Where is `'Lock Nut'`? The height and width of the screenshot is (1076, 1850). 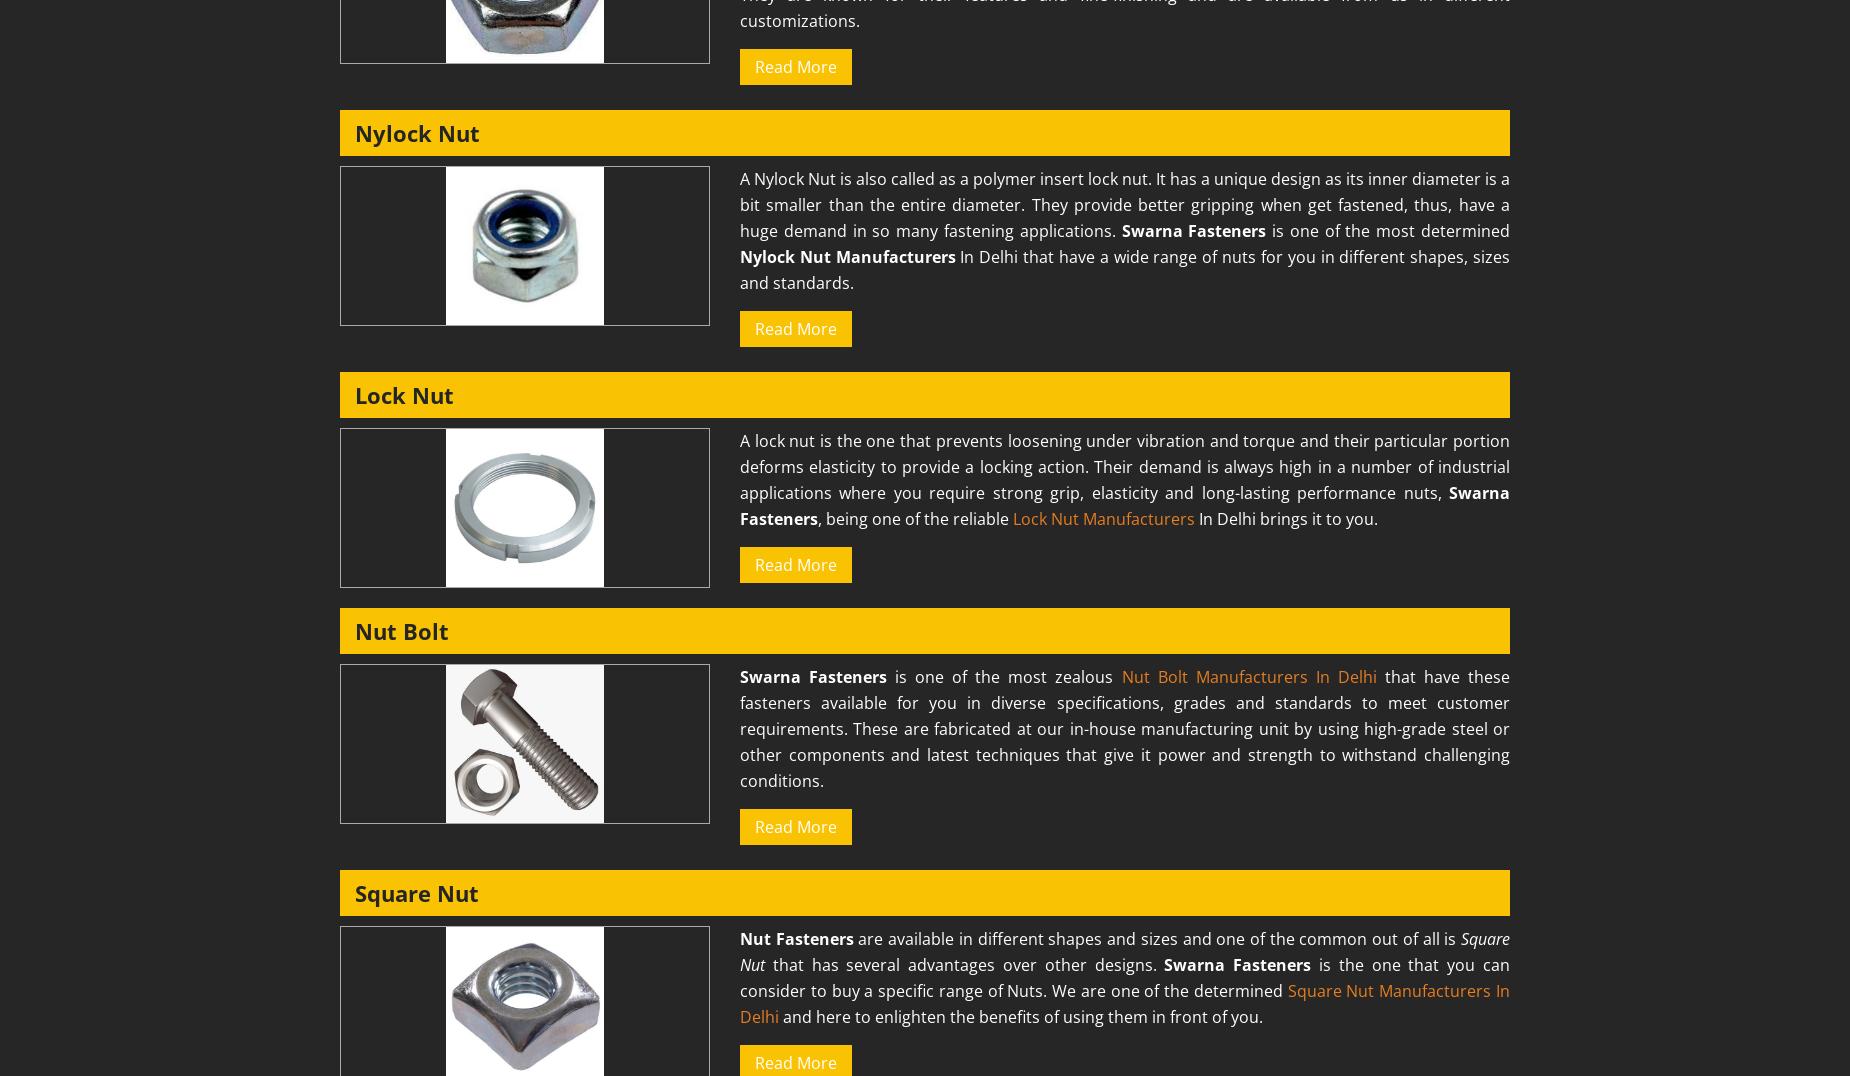
'Lock Nut' is located at coordinates (354, 393).